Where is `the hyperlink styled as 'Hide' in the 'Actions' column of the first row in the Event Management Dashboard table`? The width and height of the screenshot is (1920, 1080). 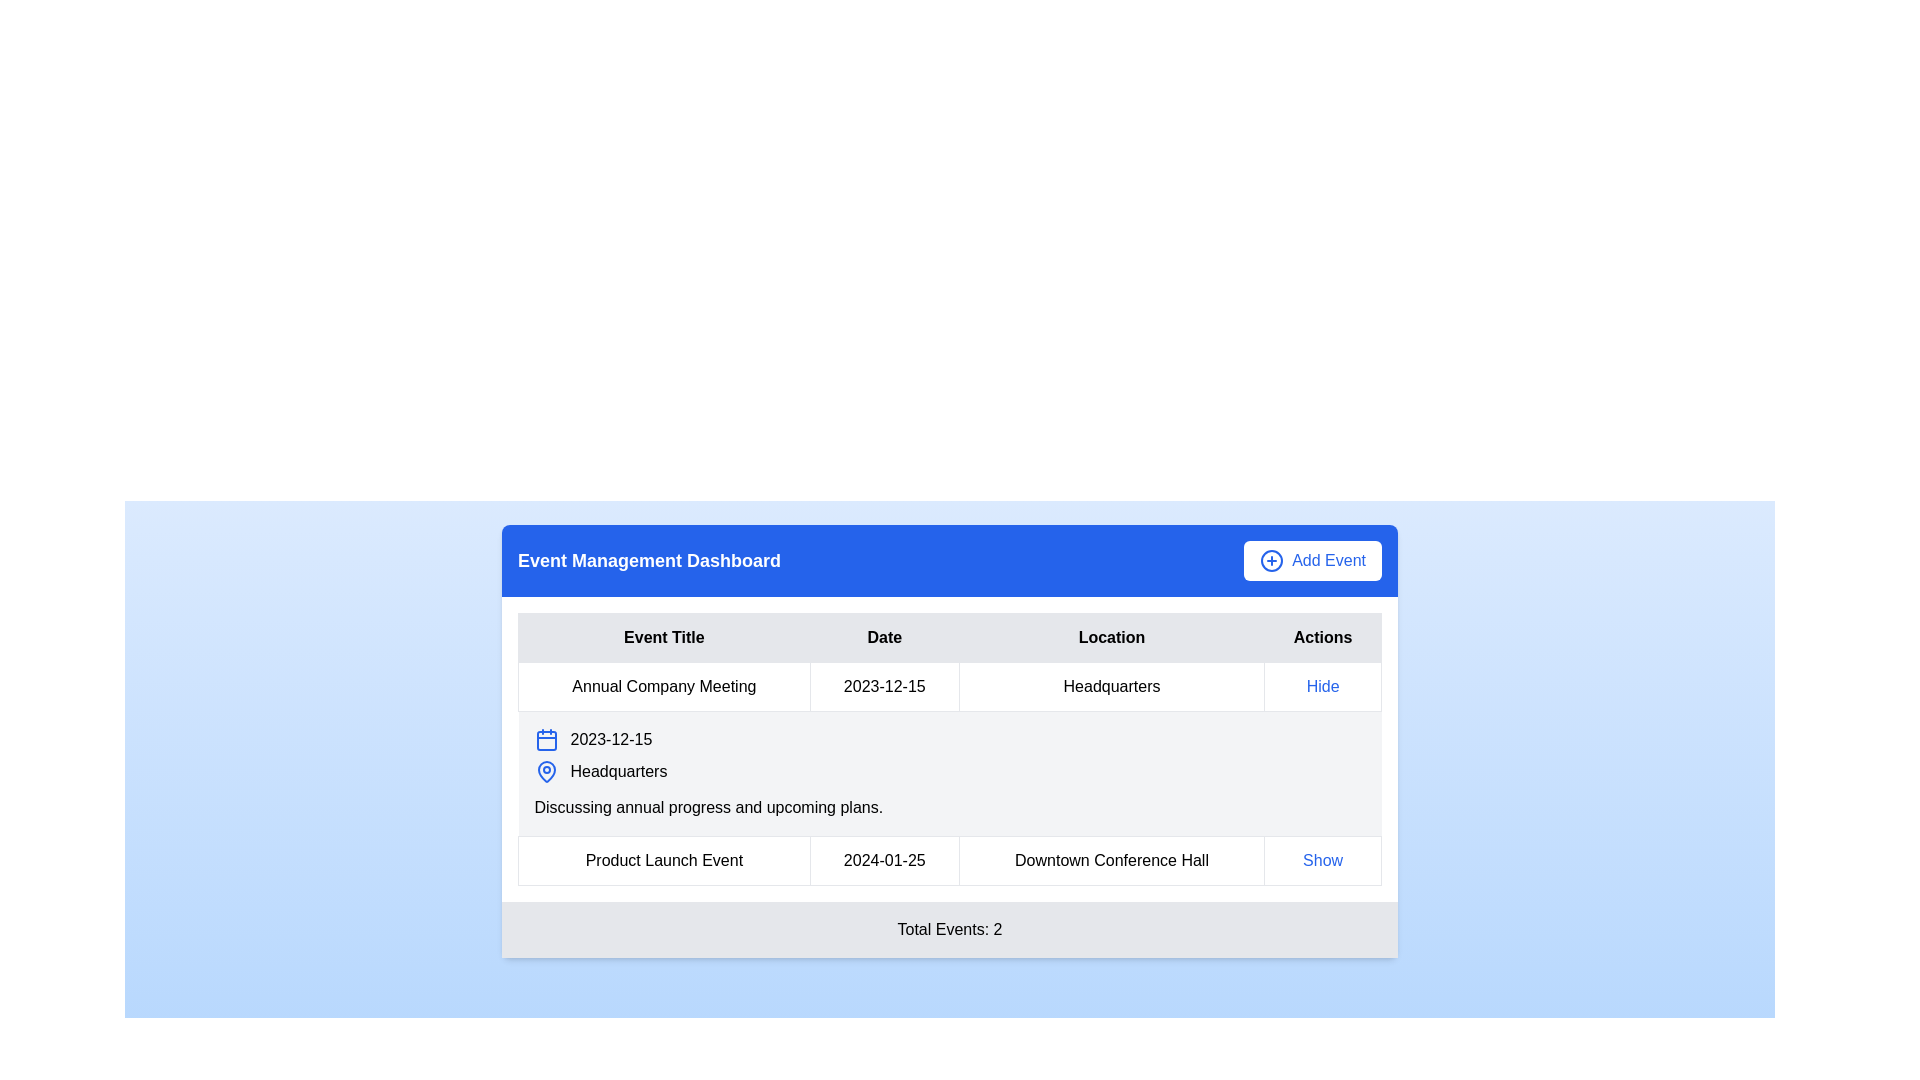 the hyperlink styled as 'Hide' in the 'Actions' column of the first row in the Event Management Dashboard table is located at coordinates (1323, 685).